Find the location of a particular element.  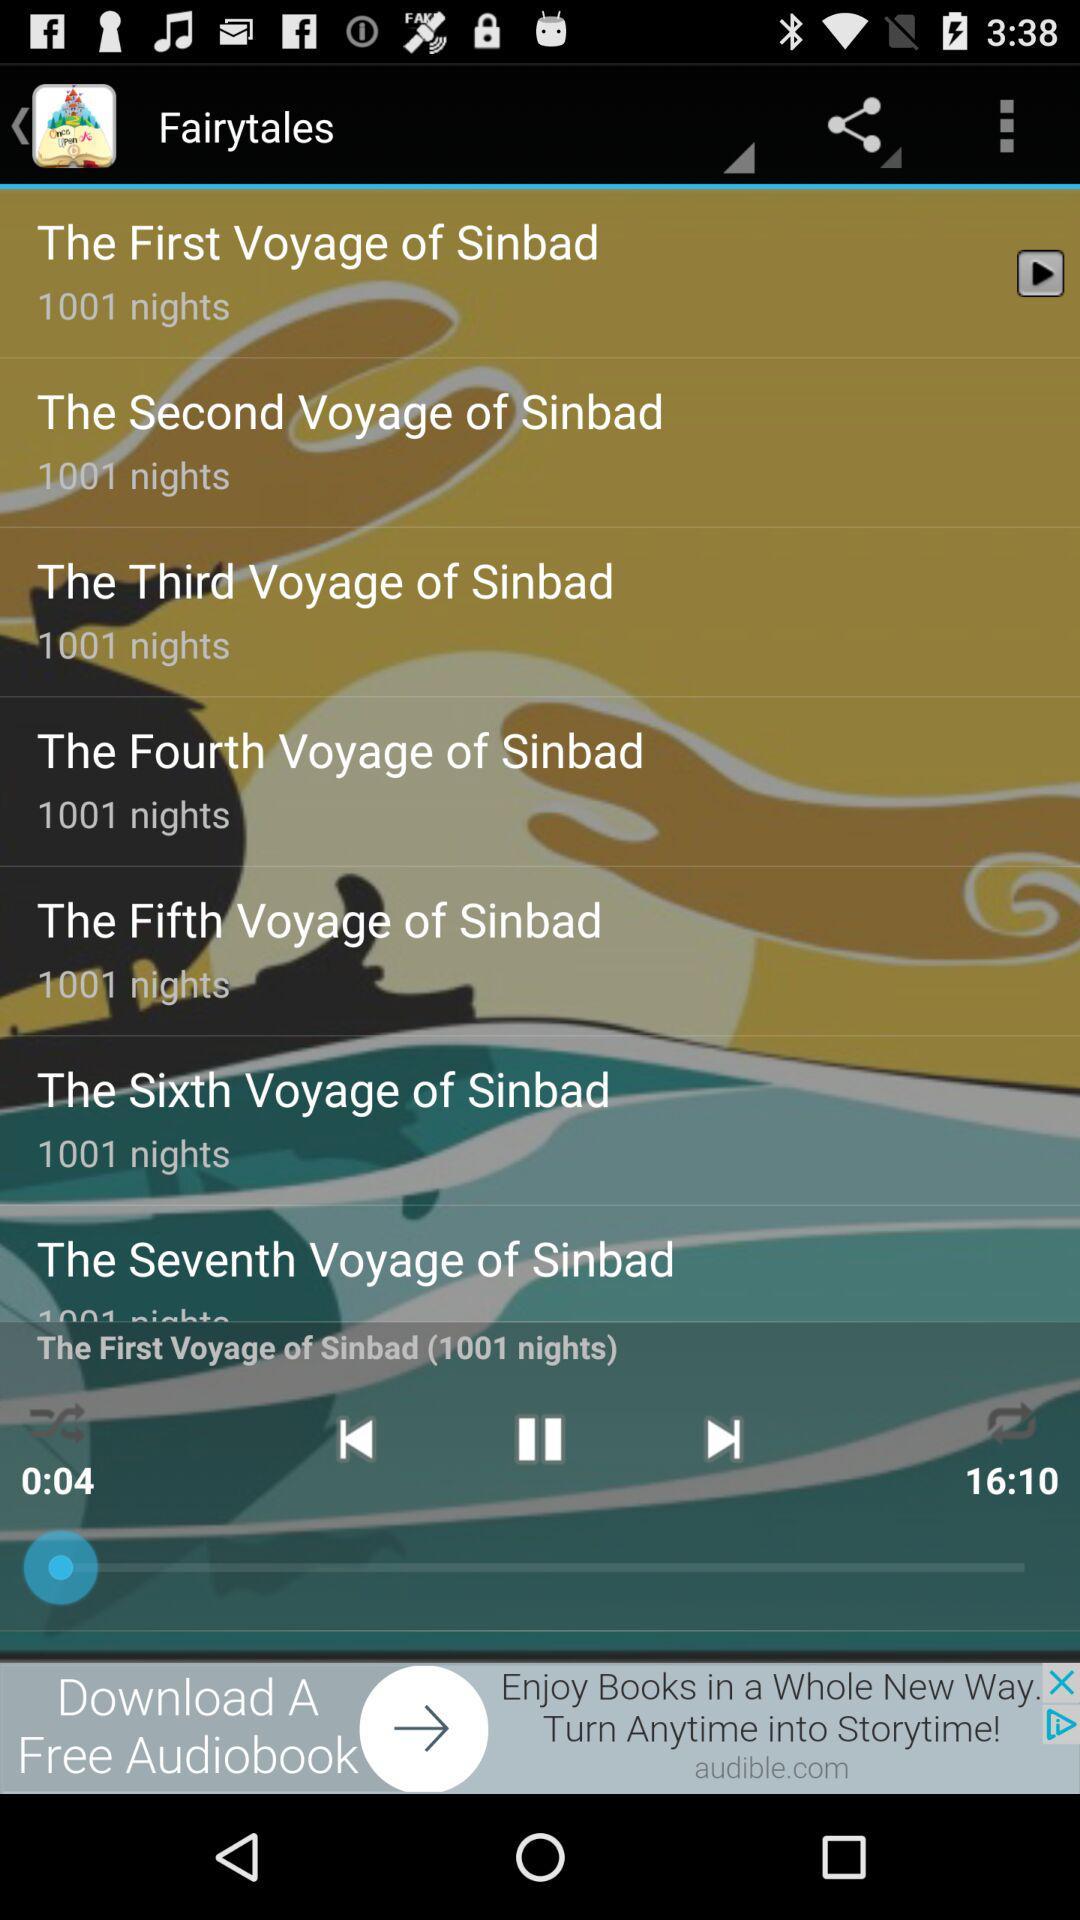

open advertisement is located at coordinates (540, 1727).